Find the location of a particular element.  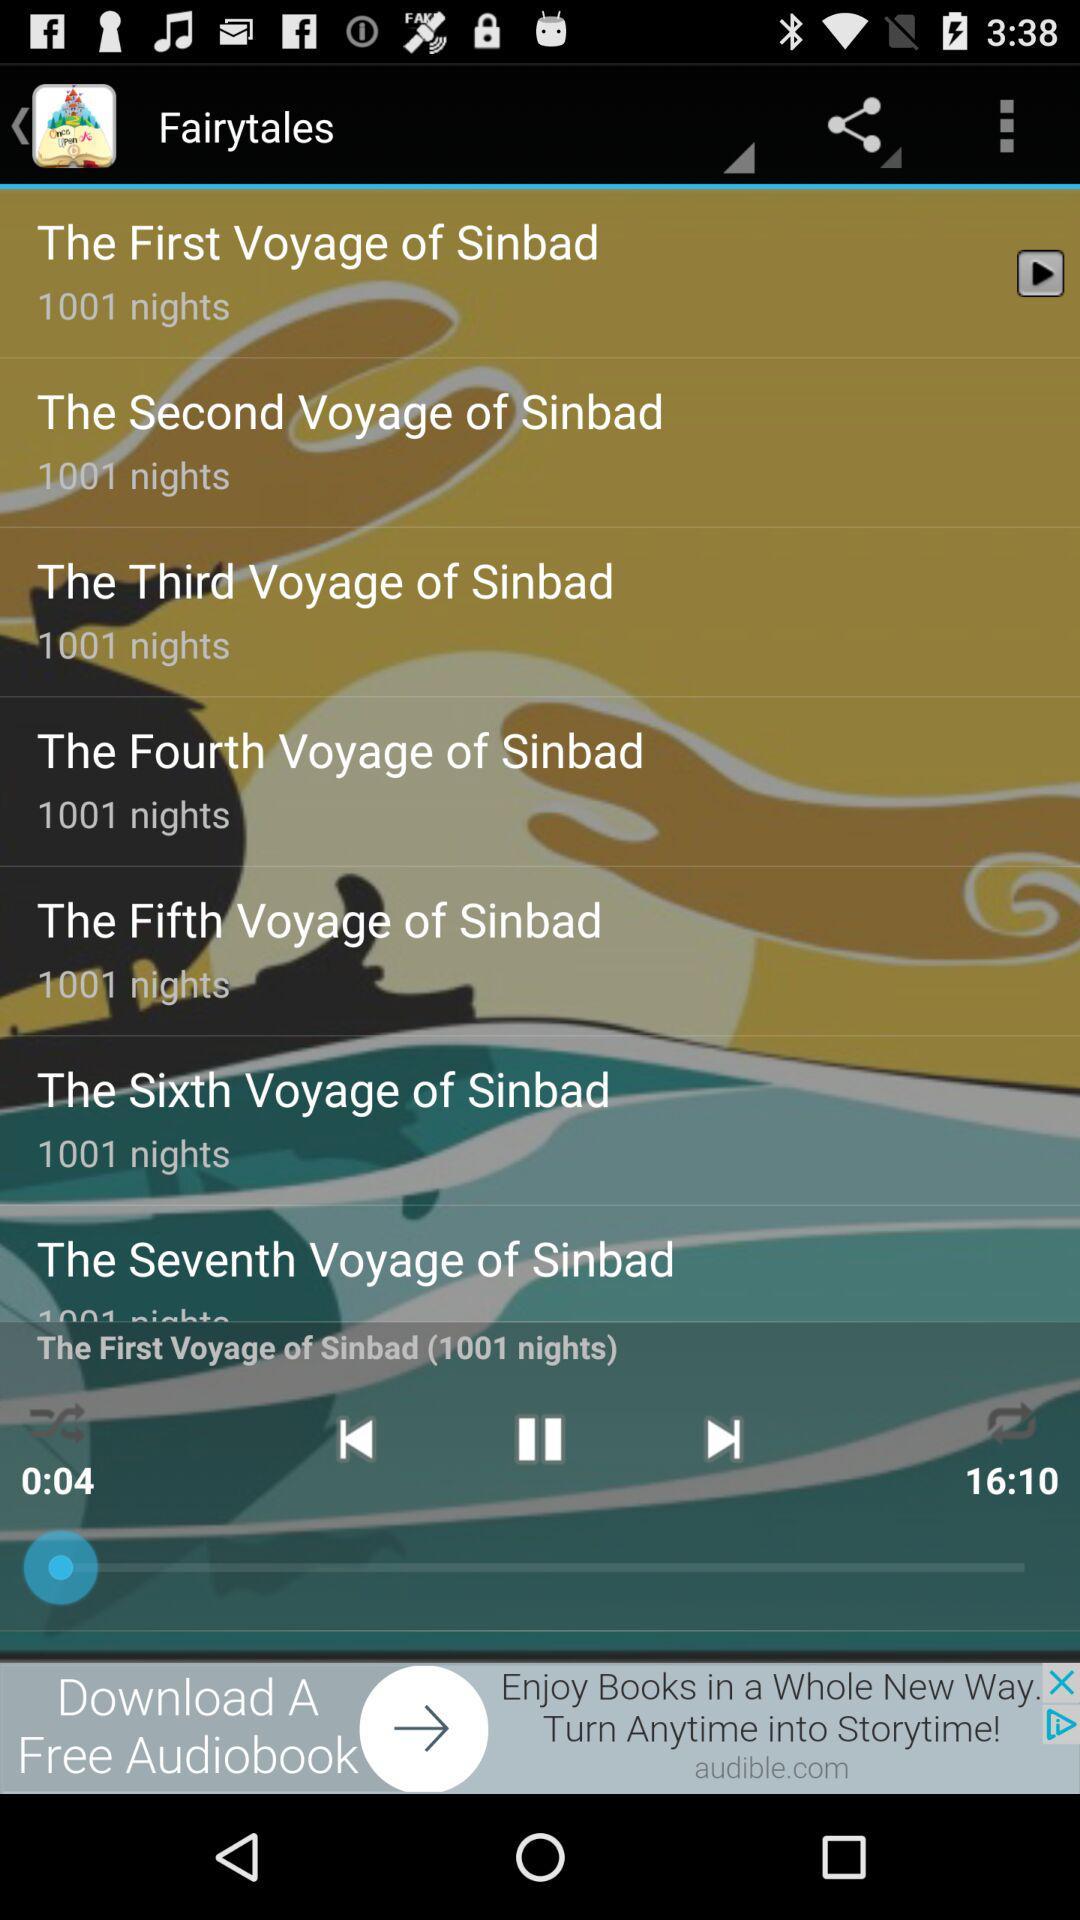

open advertisement is located at coordinates (540, 1727).